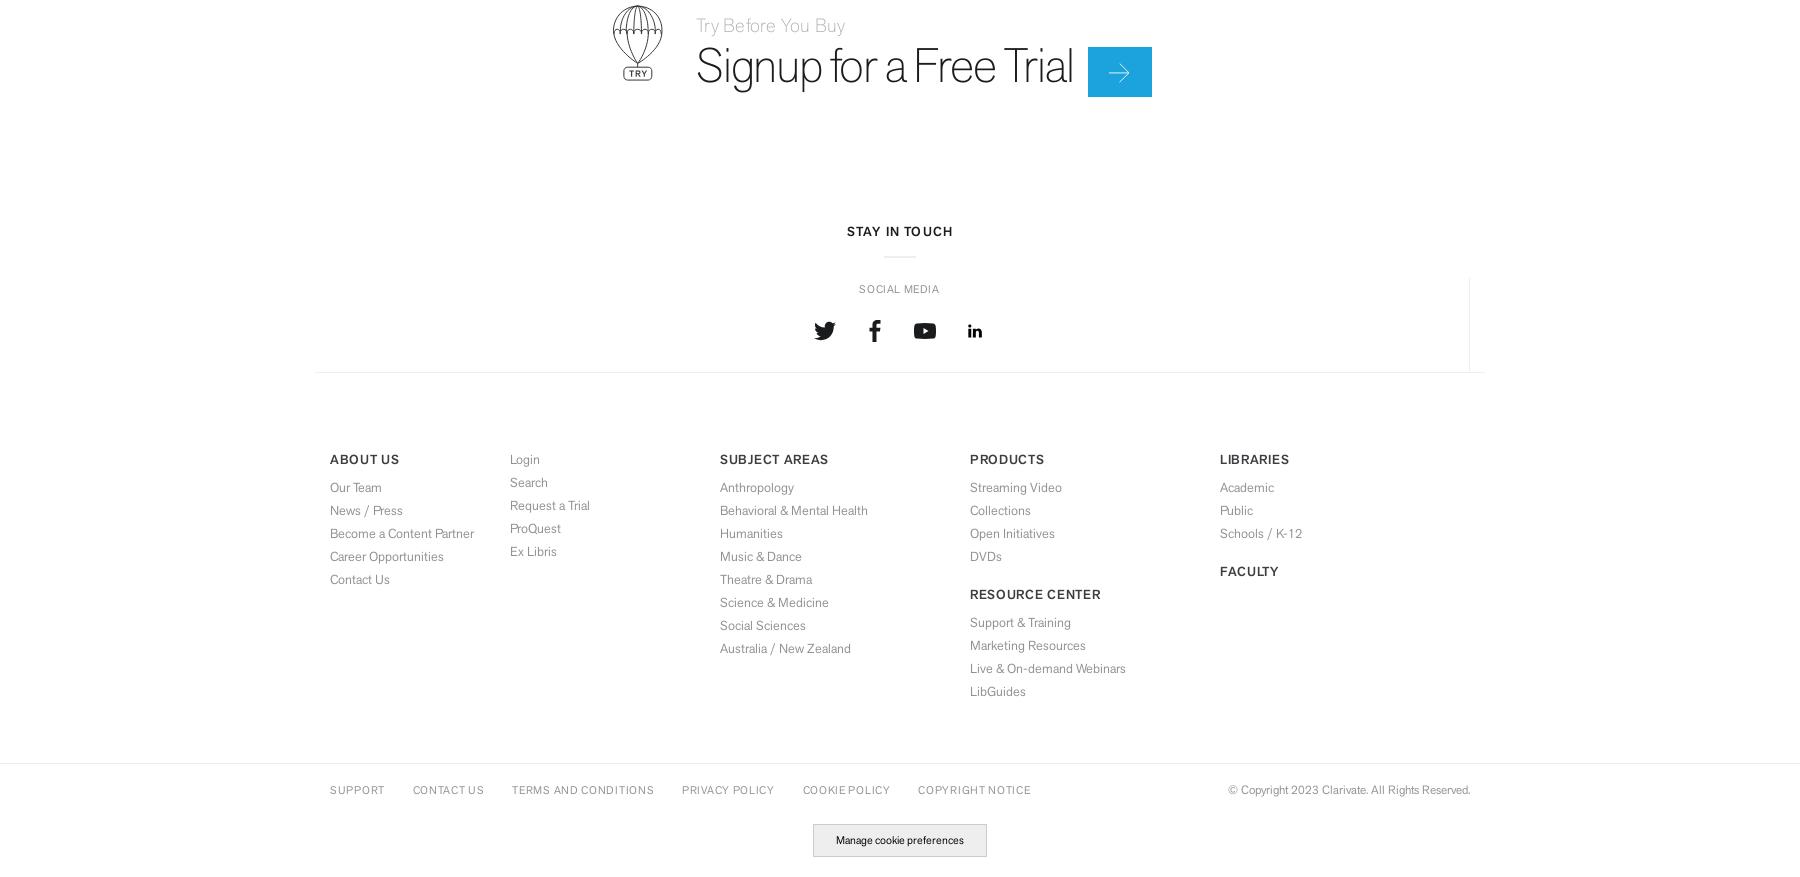  I want to click on 'Collections', so click(998, 508).